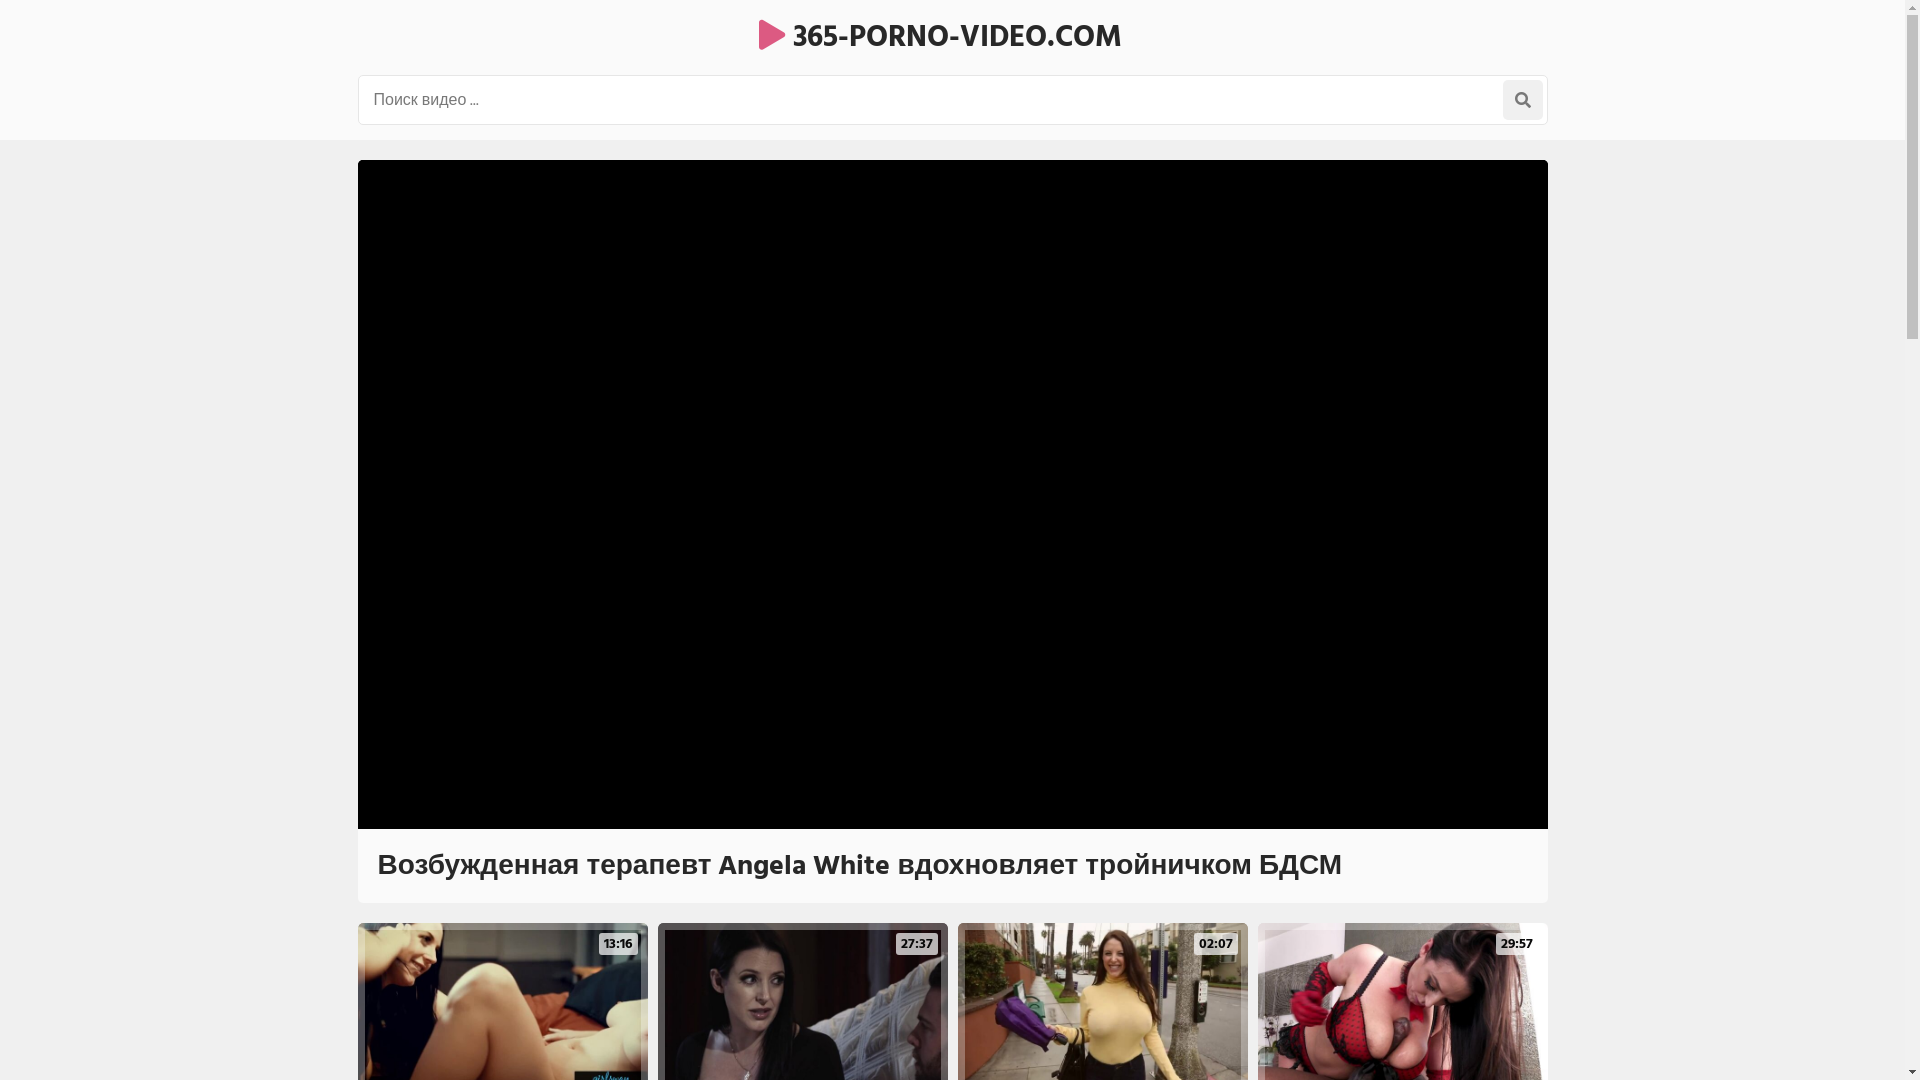  What do you see at coordinates (938, 37) in the screenshot?
I see `'365-PORNO-VIDEO.COM'` at bounding box center [938, 37].